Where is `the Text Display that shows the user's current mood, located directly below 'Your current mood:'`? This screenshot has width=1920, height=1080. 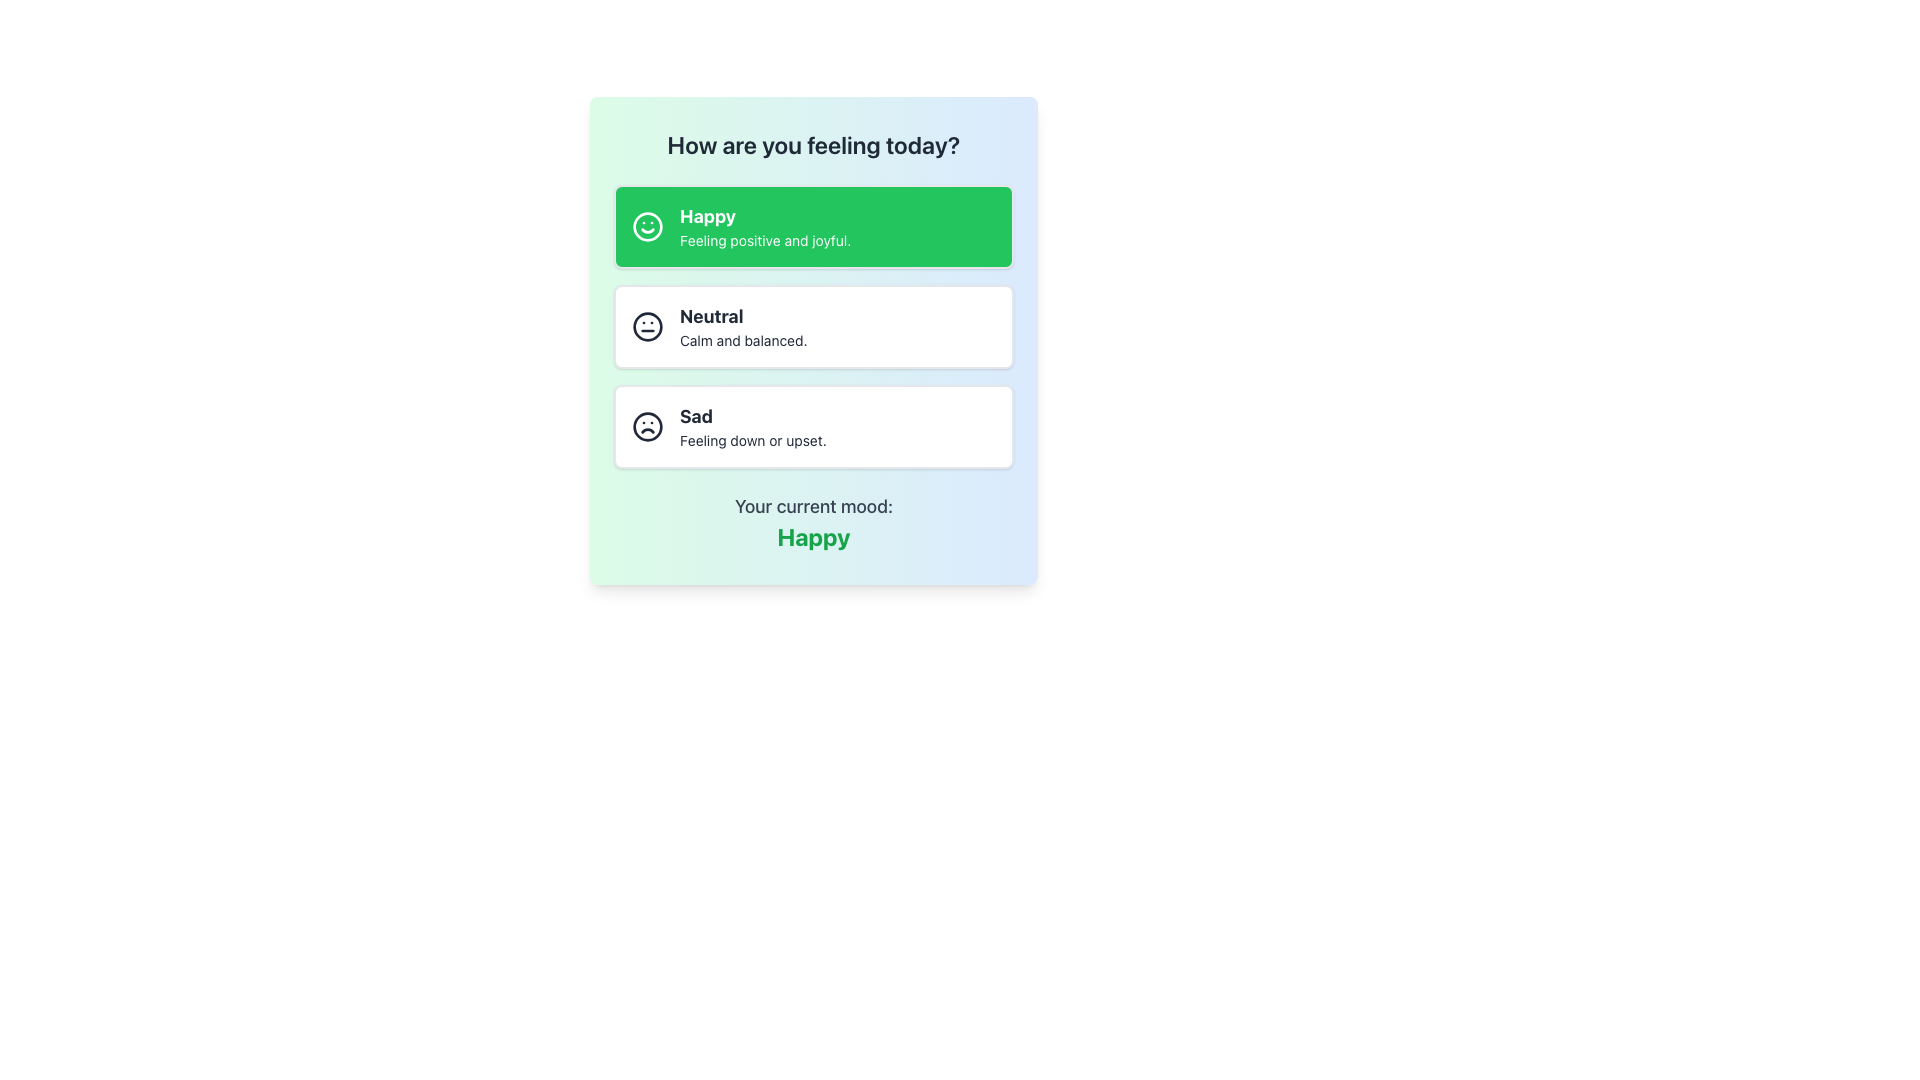
the Text Display that shows the user's current mood, located directly below 'Your current mood:' is located at coordinates (814, 535).